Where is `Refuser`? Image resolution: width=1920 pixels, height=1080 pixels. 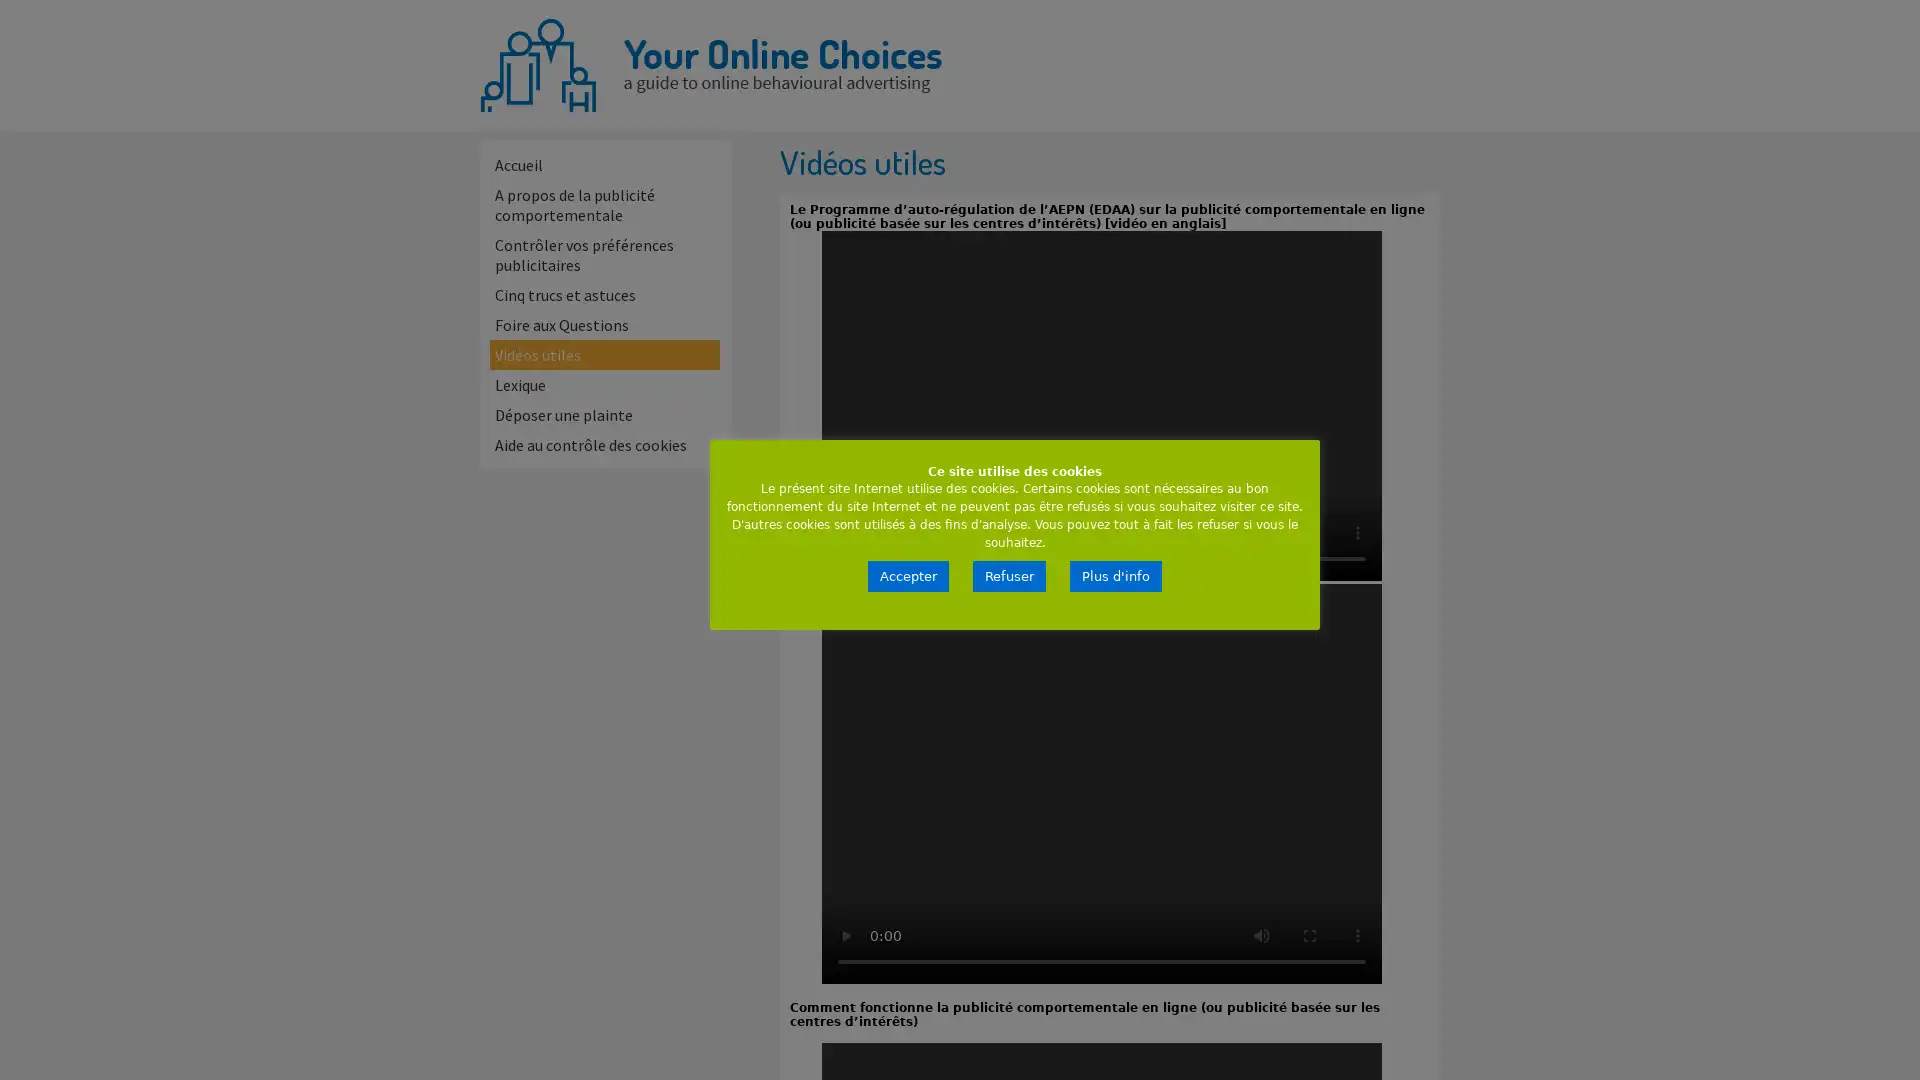
Refuser is located at coordinates (1009, 576).